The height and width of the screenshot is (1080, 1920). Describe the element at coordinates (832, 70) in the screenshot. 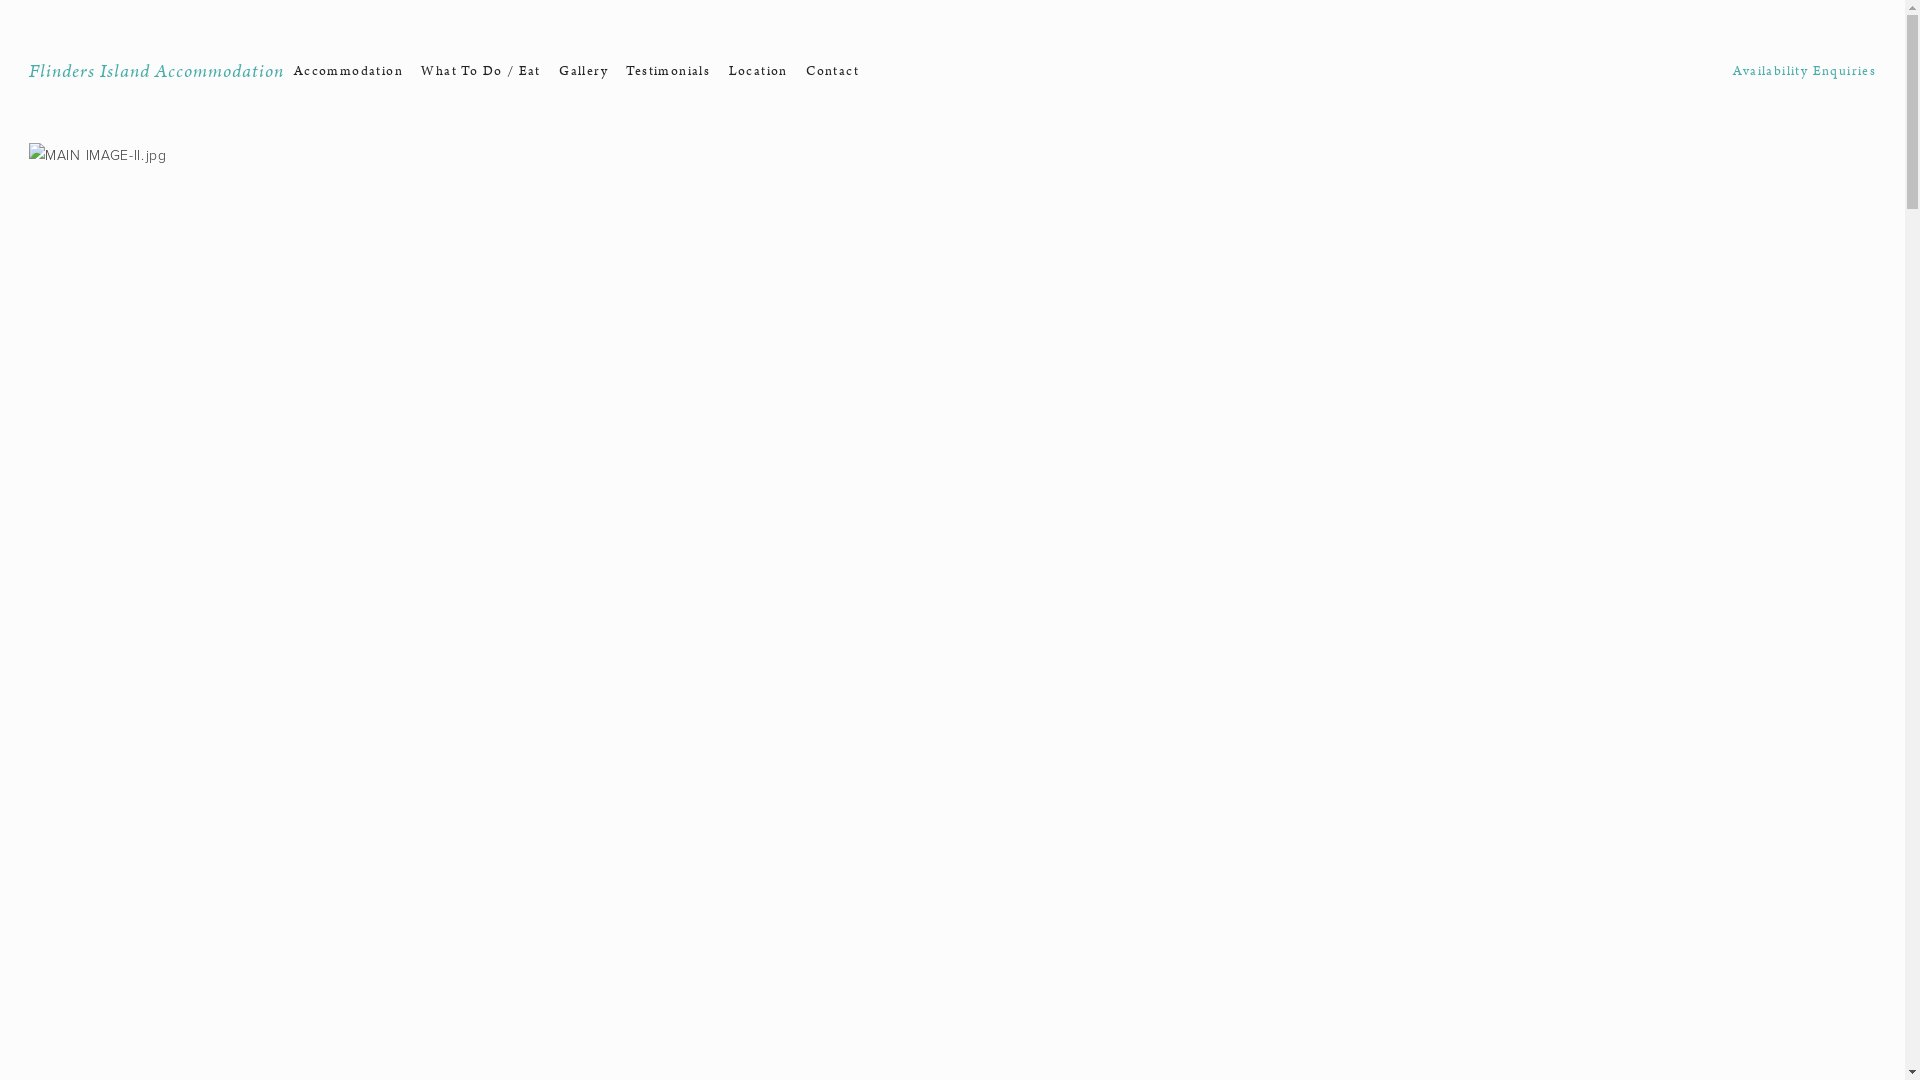

I see `'Contact'` at that location.